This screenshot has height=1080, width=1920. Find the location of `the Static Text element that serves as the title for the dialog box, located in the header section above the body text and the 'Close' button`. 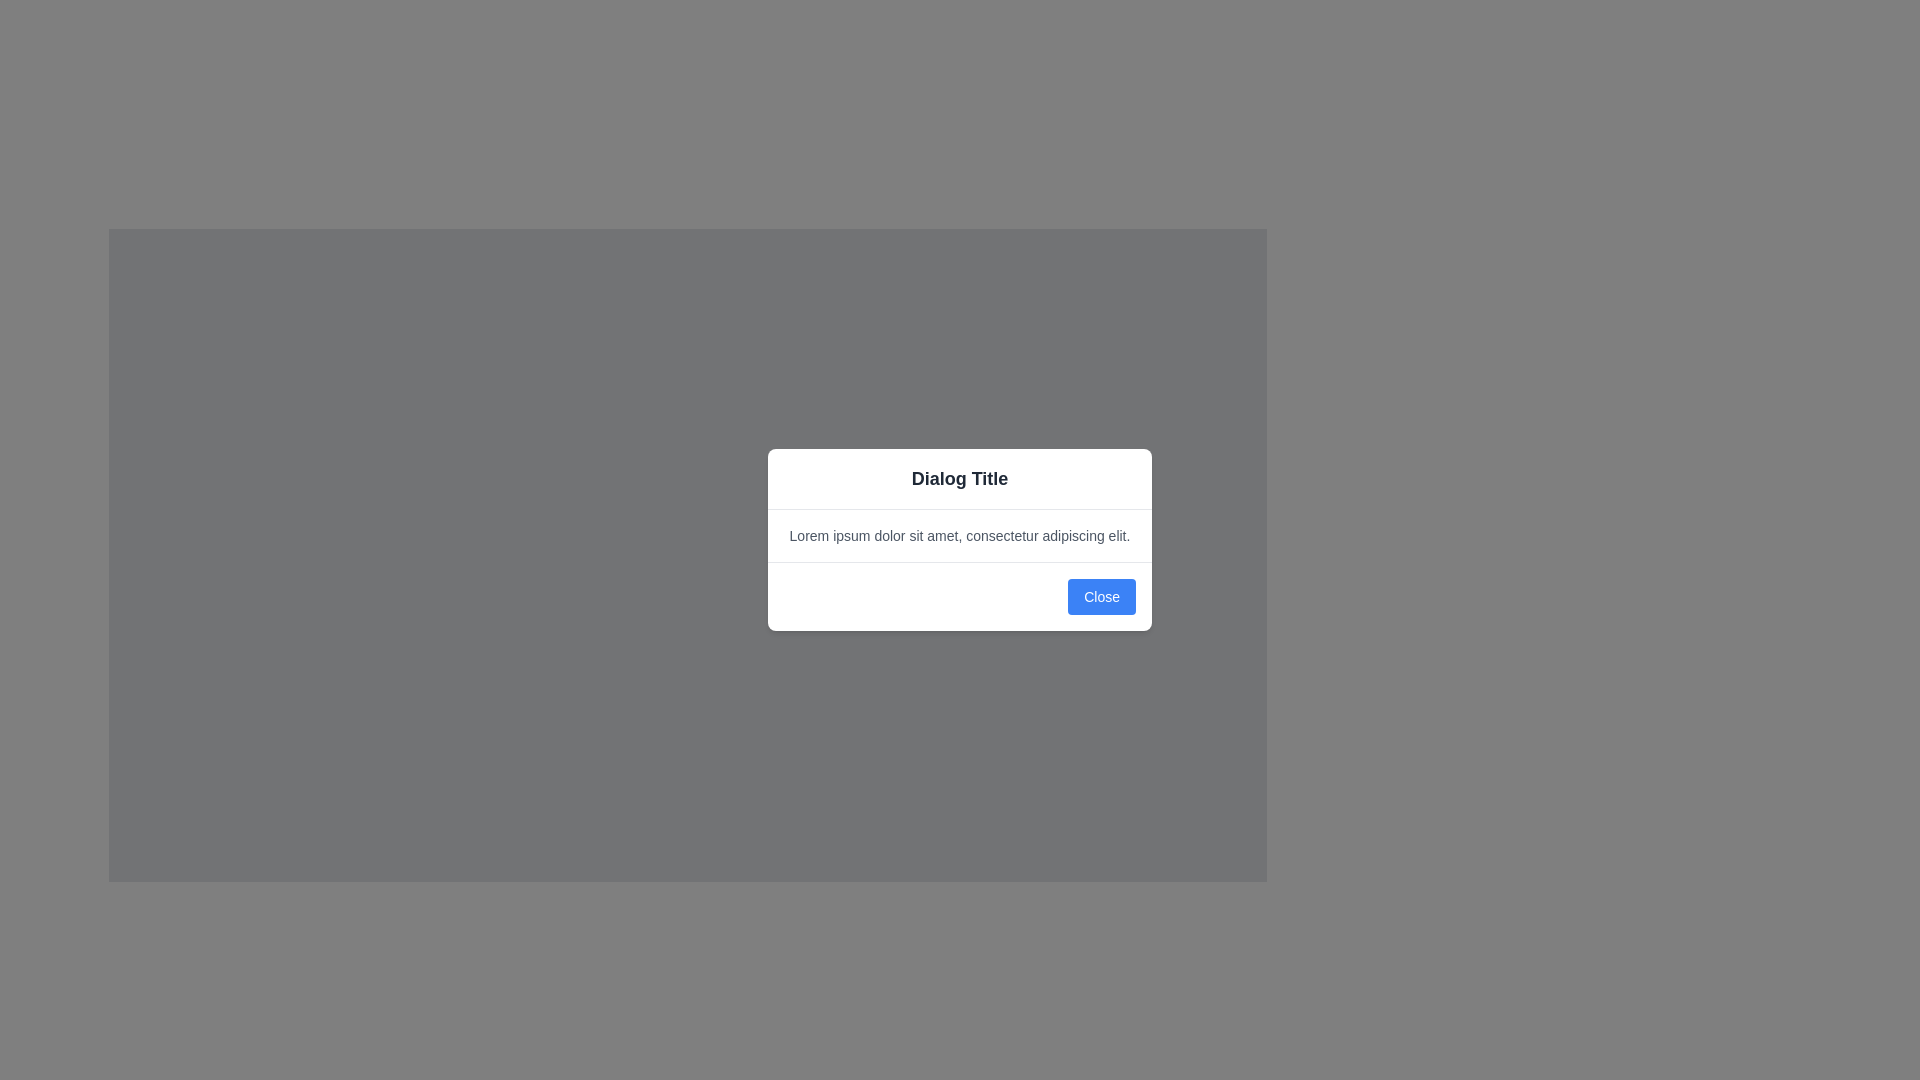

the Static Text element that serves as the title for the dialog box, located in the header section above the body text and the 'Close' button is located at coordinates (960, 478).